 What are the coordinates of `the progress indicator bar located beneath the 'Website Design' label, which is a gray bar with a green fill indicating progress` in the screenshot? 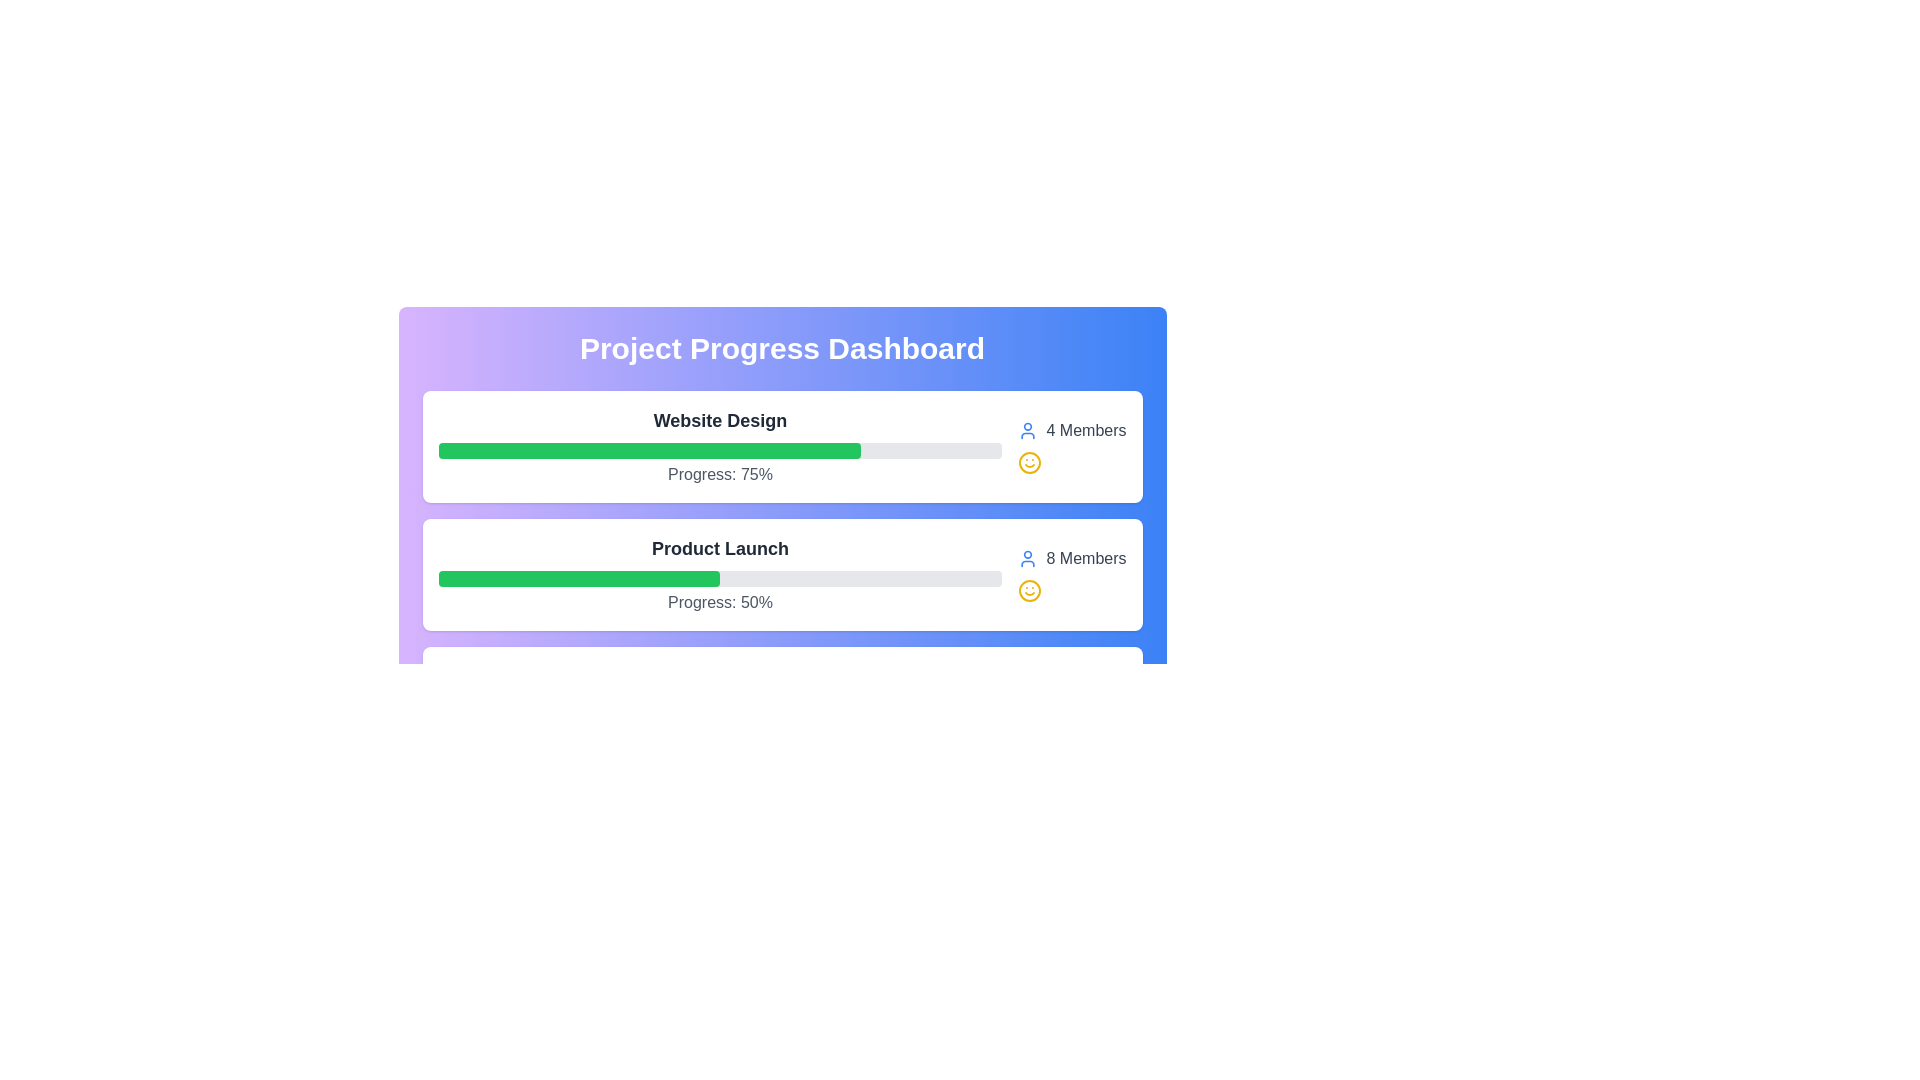 It's located at (720, 451).